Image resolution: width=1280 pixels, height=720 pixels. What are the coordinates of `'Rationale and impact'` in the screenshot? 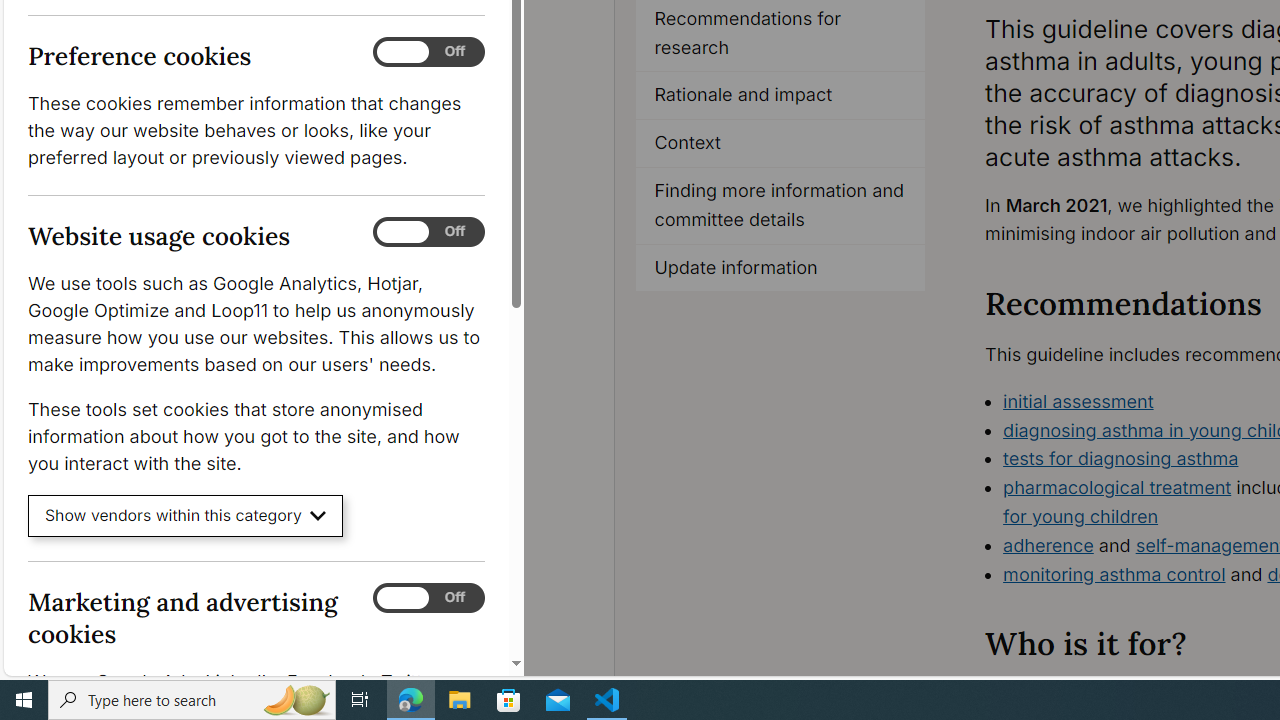 It's located at (779, 96).